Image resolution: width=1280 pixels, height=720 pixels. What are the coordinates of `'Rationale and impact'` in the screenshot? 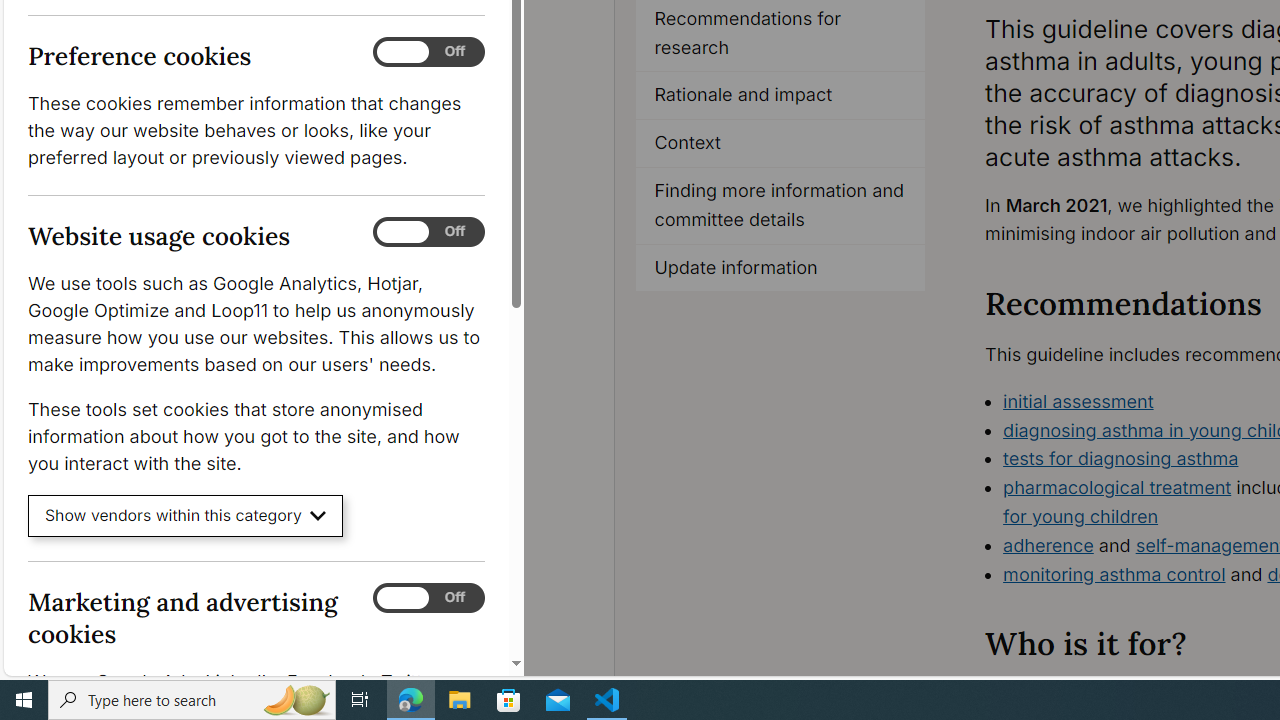 It's located at (779, 96).